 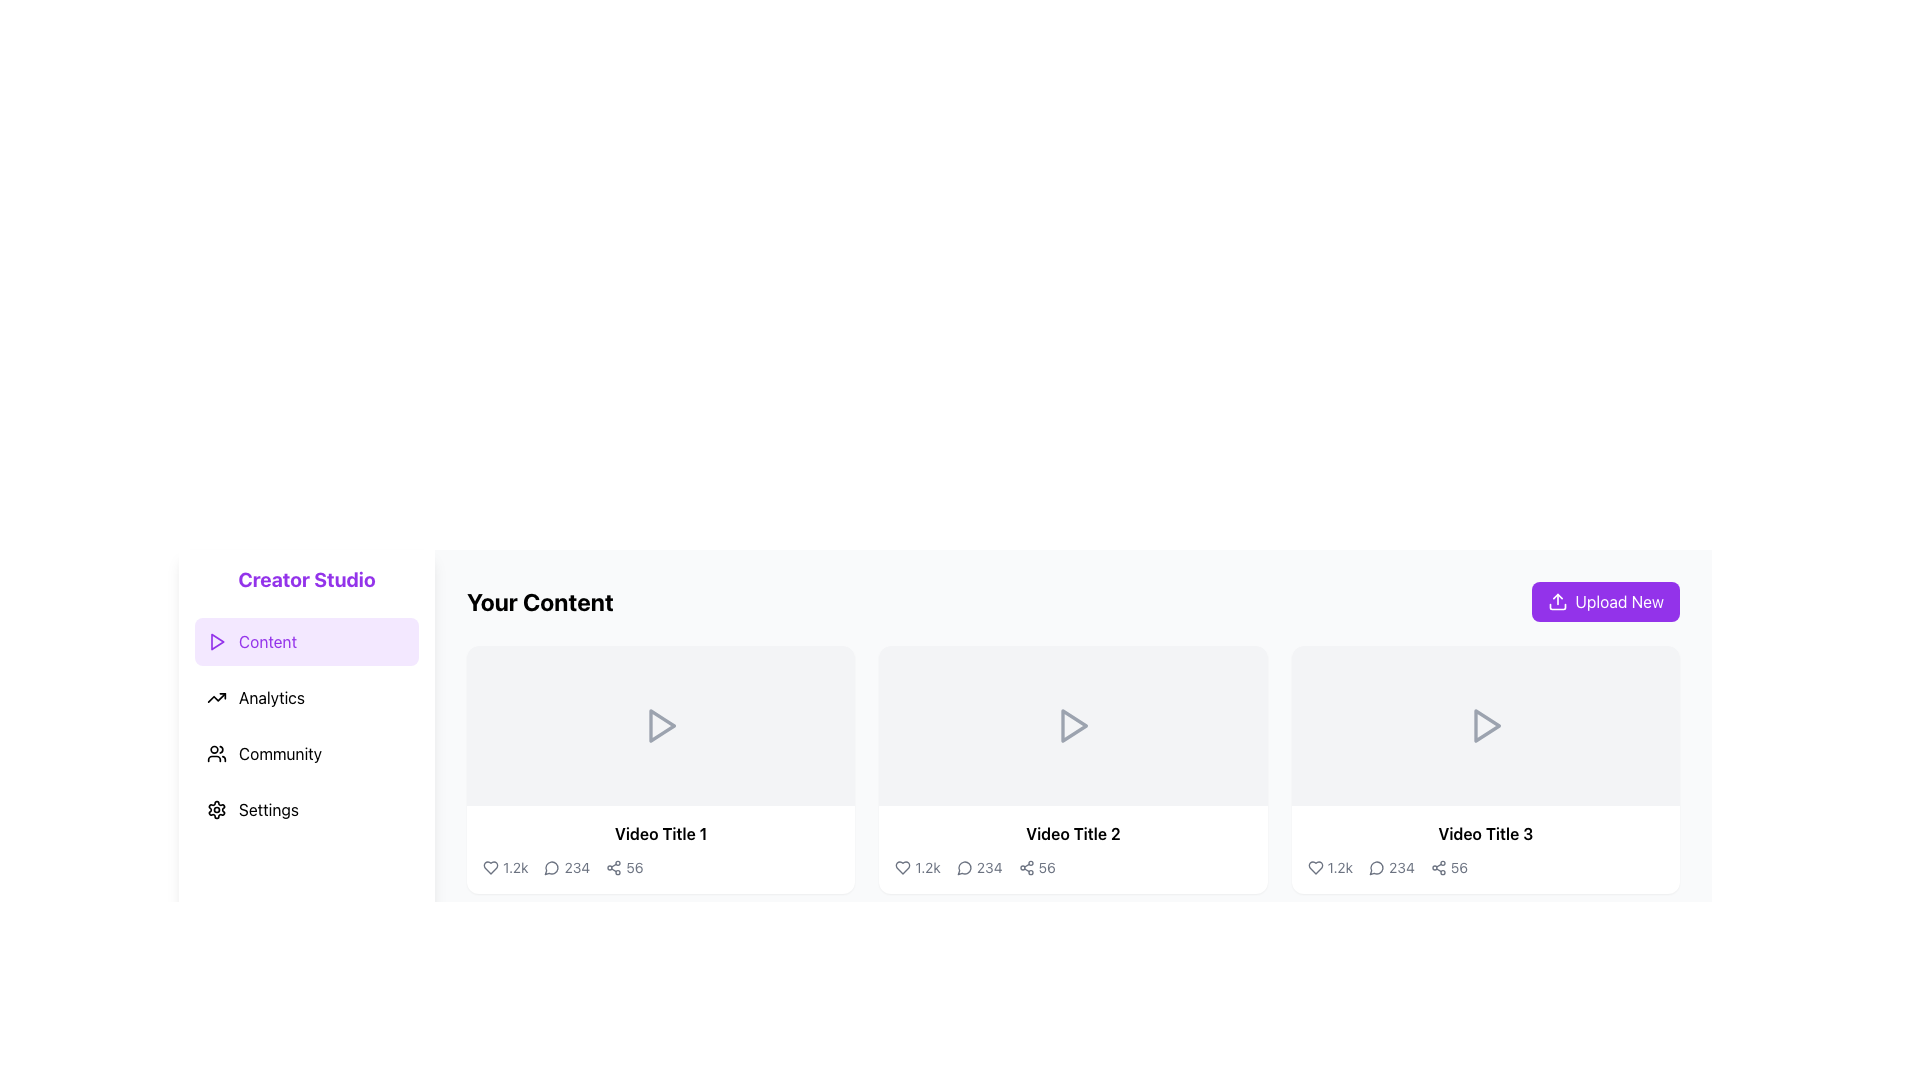 What do you see at coordinates (1072, 725) in the screenshot?
I see `the triangular play icon, which is styled in light gray and located within the second card under the heading 'Your Content.'` at bounding box center [1072, 725].